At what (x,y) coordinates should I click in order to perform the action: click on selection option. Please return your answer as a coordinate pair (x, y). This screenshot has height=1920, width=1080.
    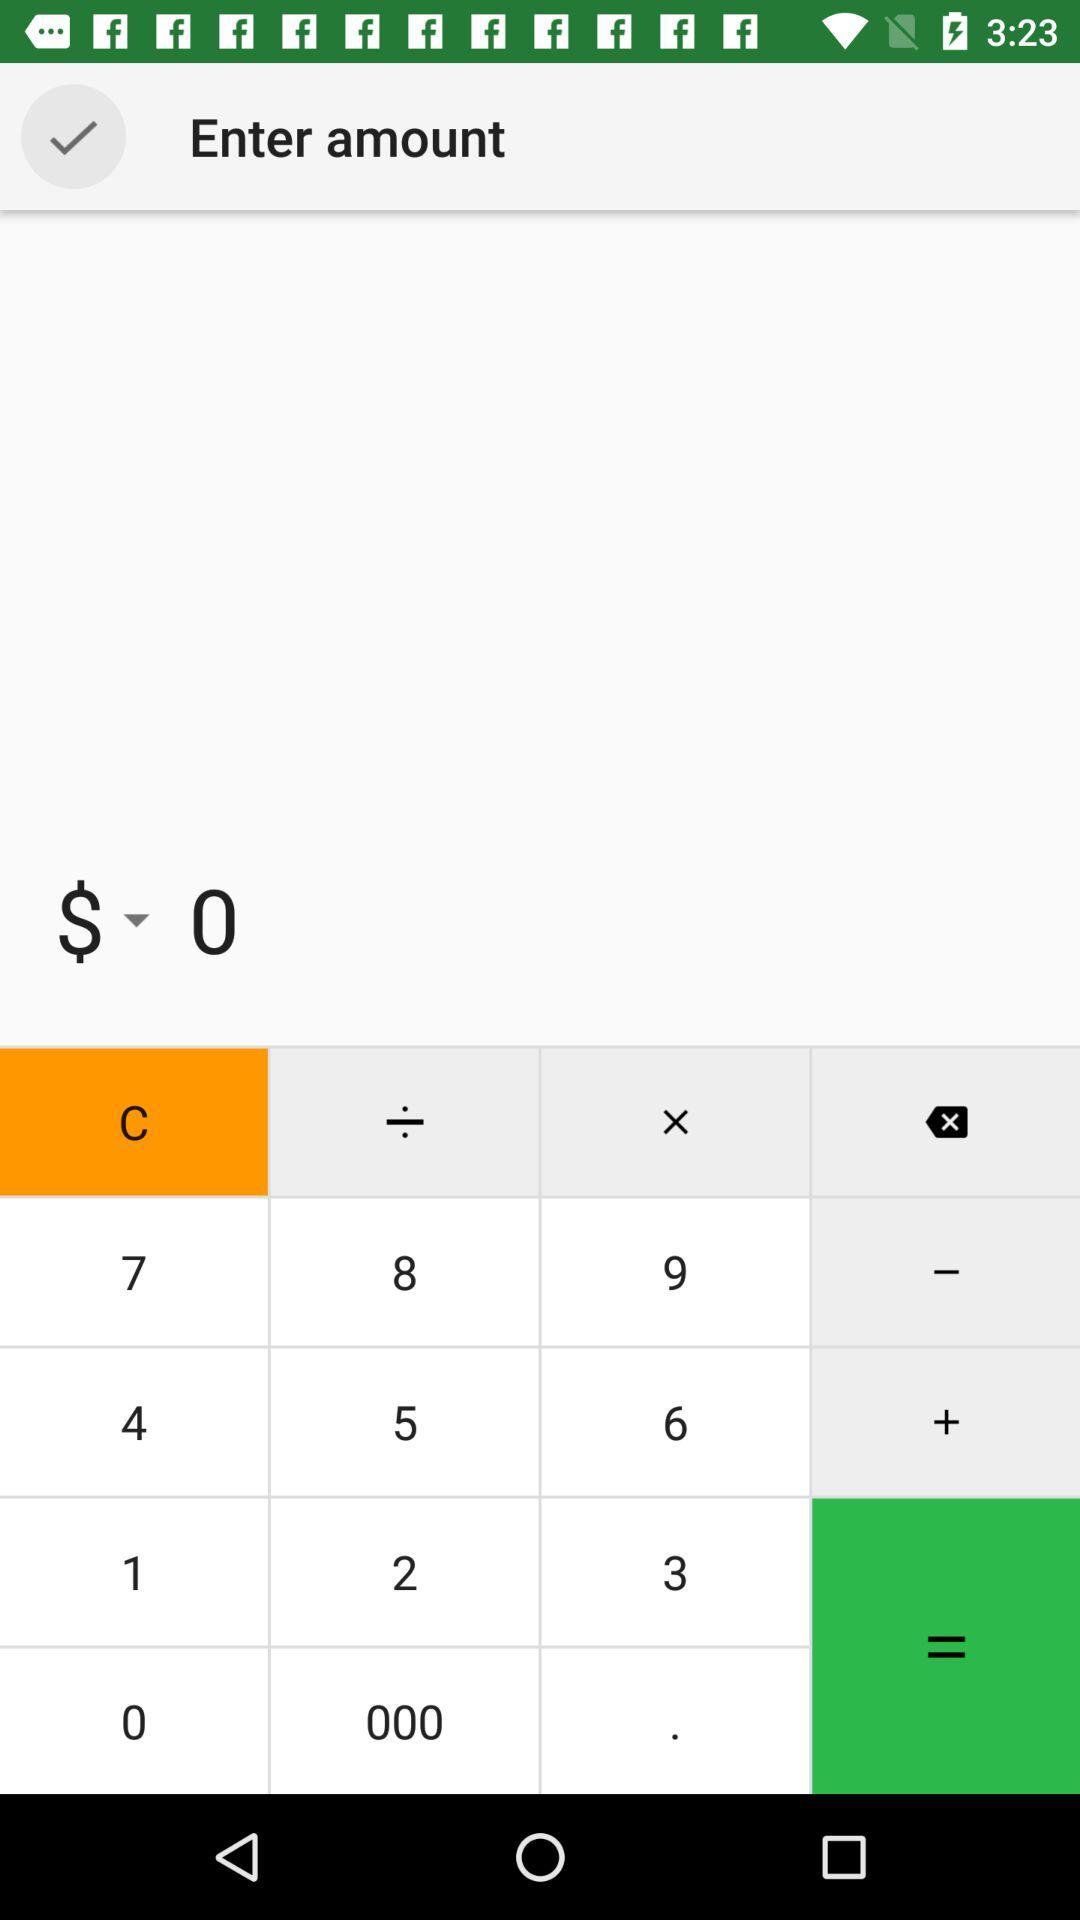
    Looking at the image, I should click on (72, 135).